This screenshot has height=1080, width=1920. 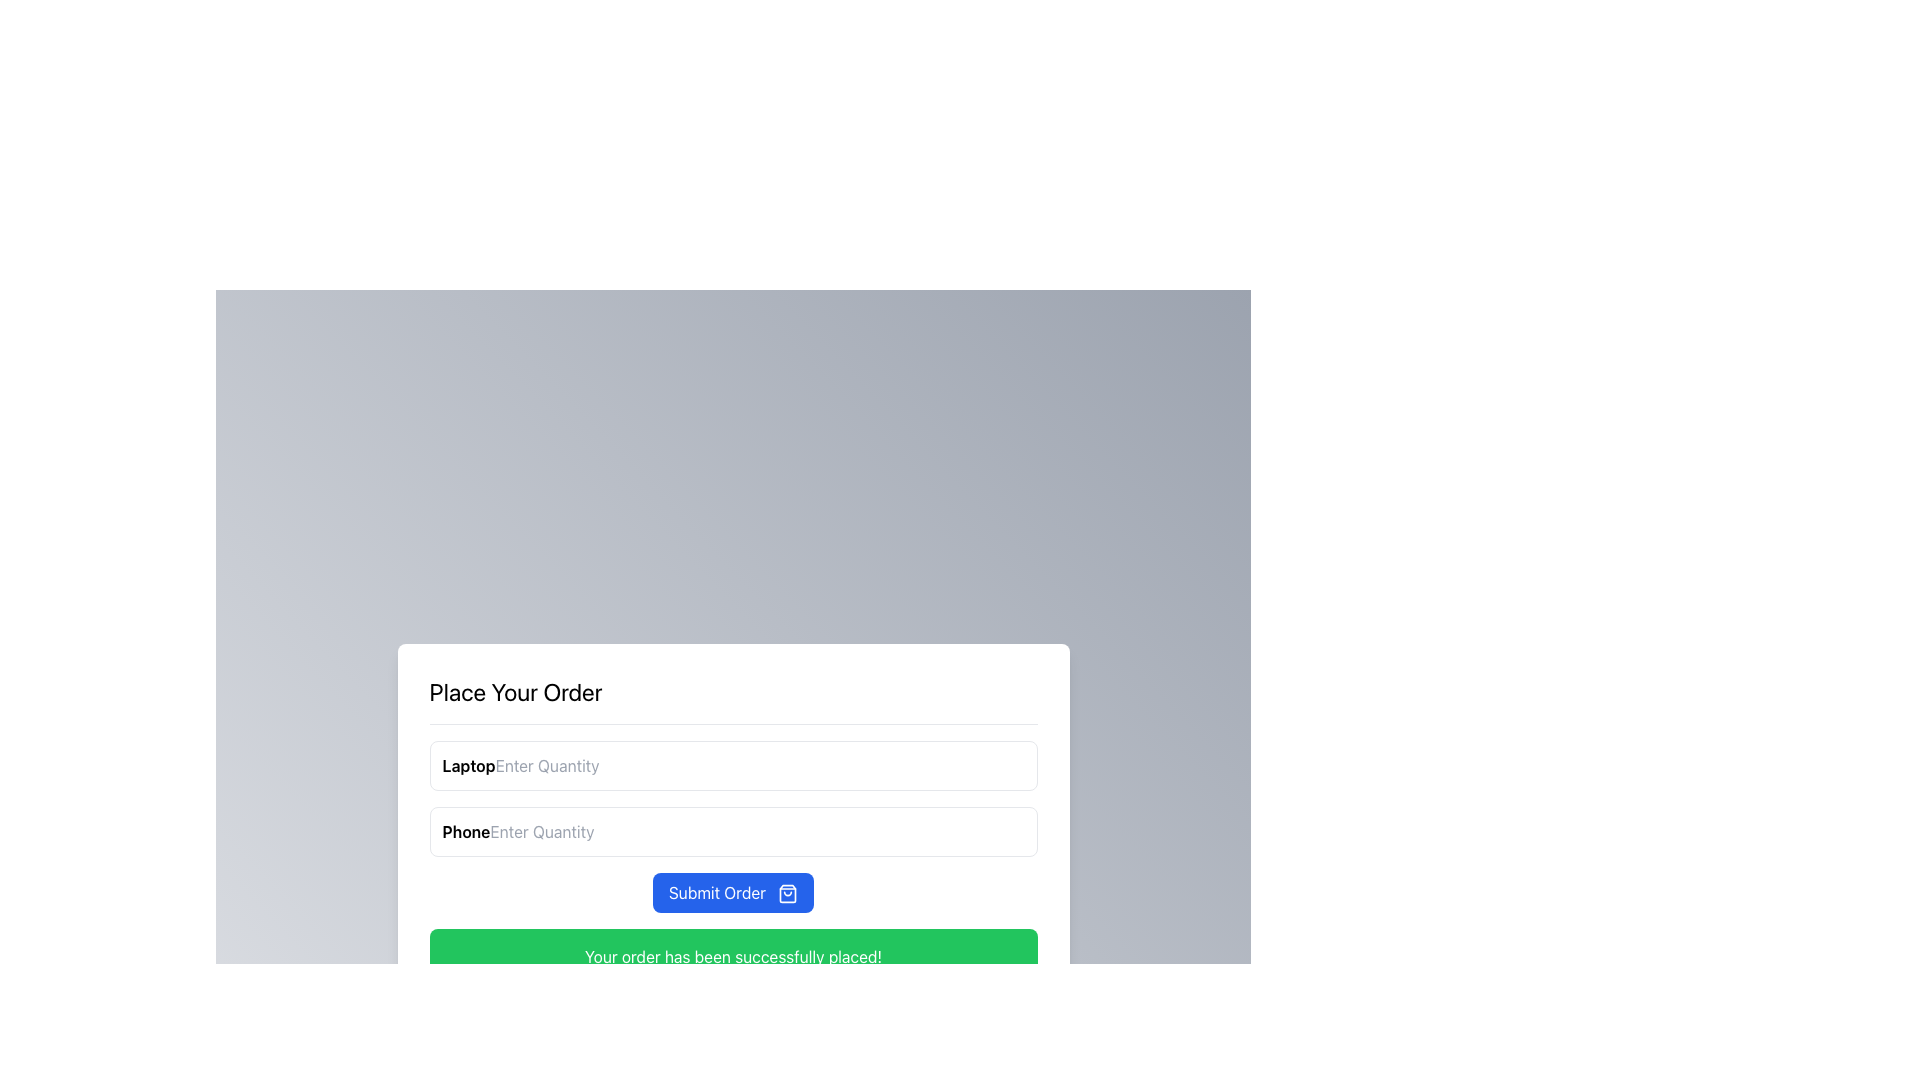 What do you see at coordinates (582, 765) in the screenshot?
I see `the text input field for specifying the quantity of the item labeled 'Laptop'` at bounding box center [582, 765].